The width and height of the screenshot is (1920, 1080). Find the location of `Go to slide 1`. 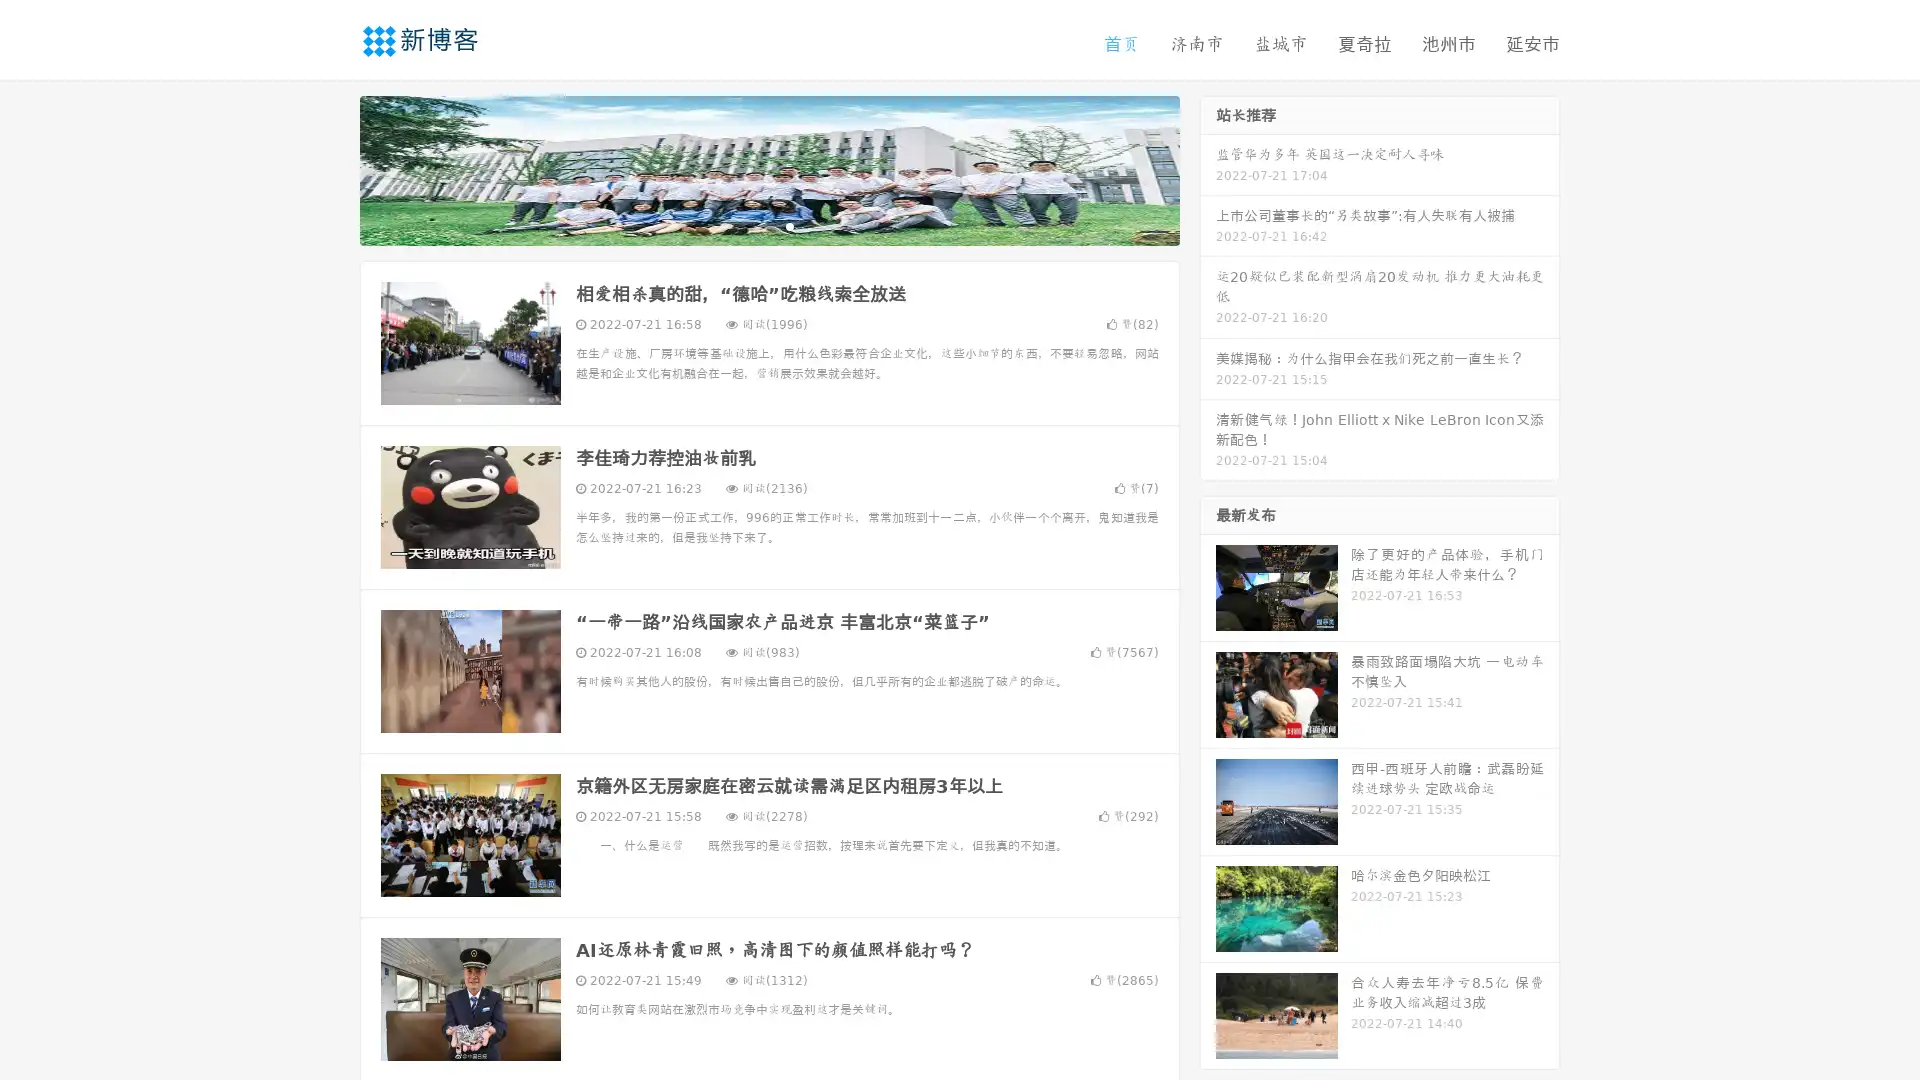

Go to slide 1 is located at coordinates (748, 225).